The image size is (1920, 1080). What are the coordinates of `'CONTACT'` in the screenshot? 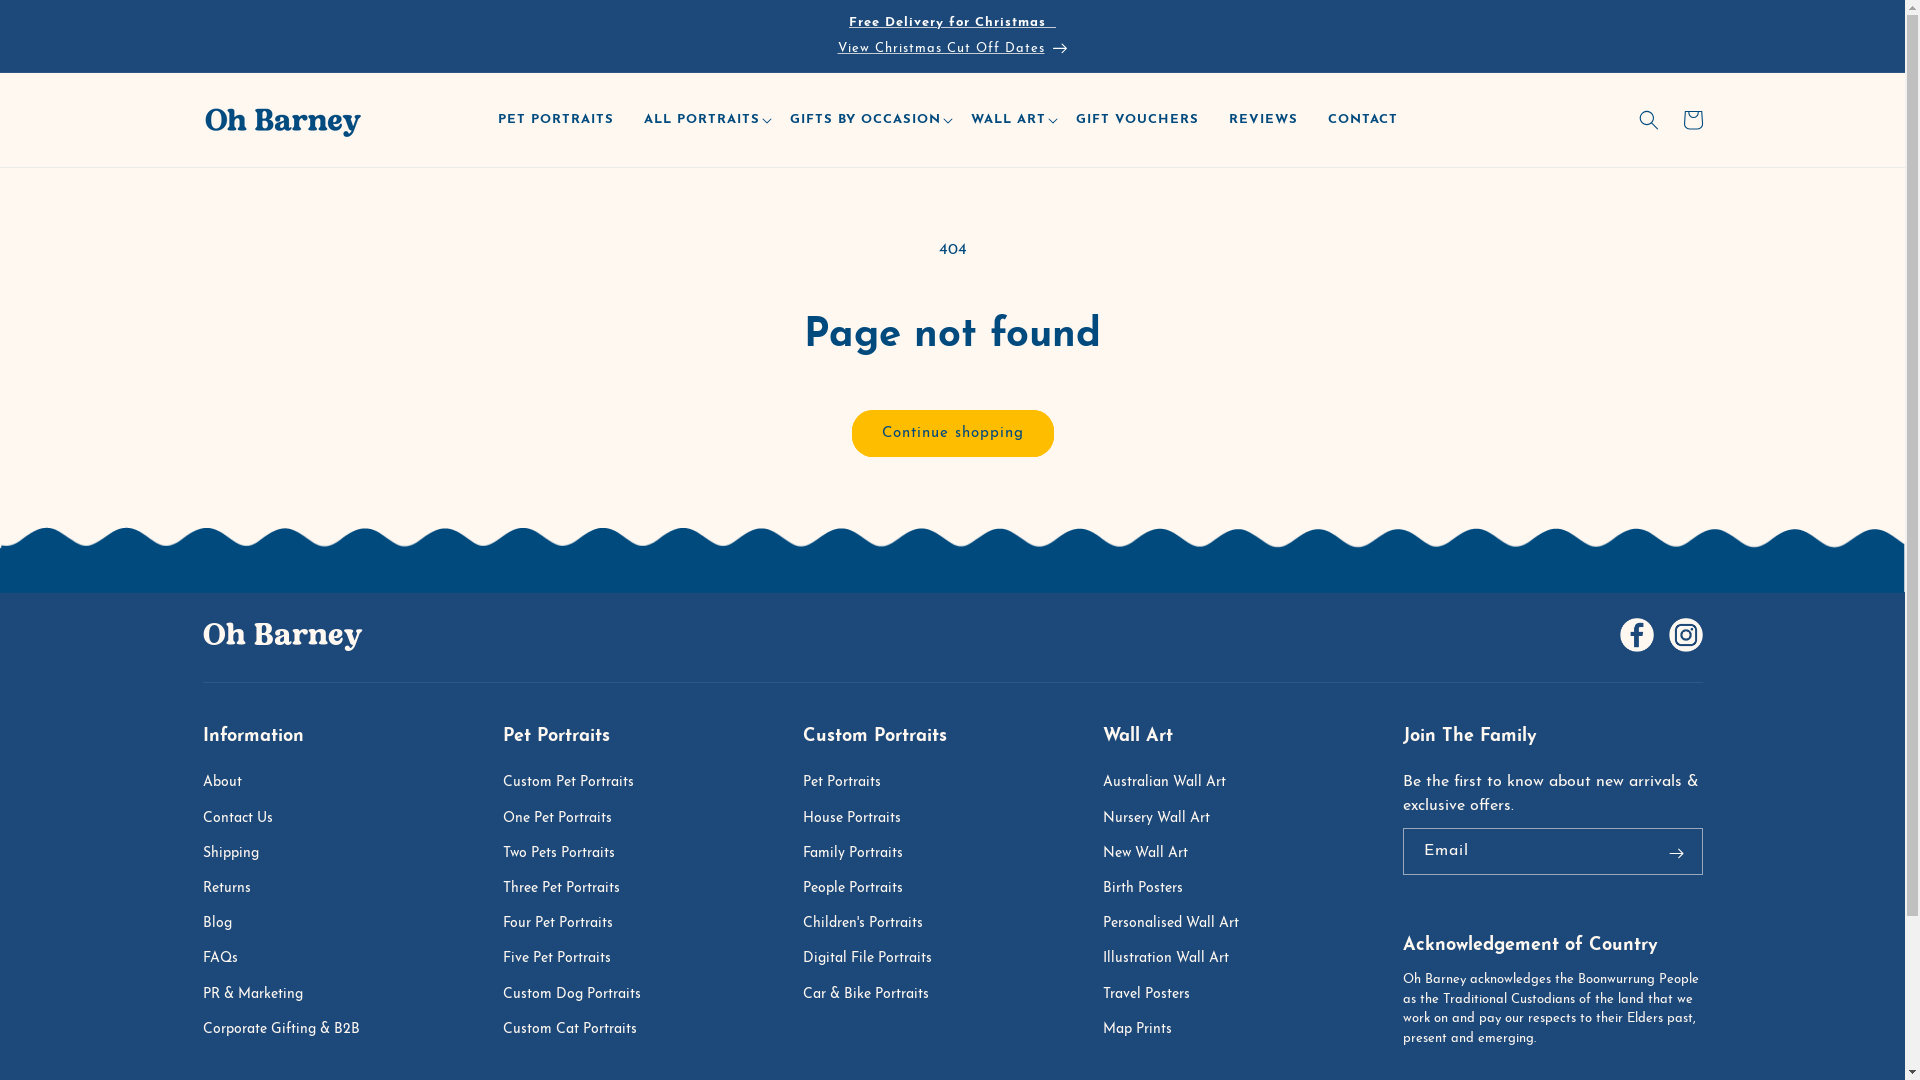 It's located at (1367, 120).